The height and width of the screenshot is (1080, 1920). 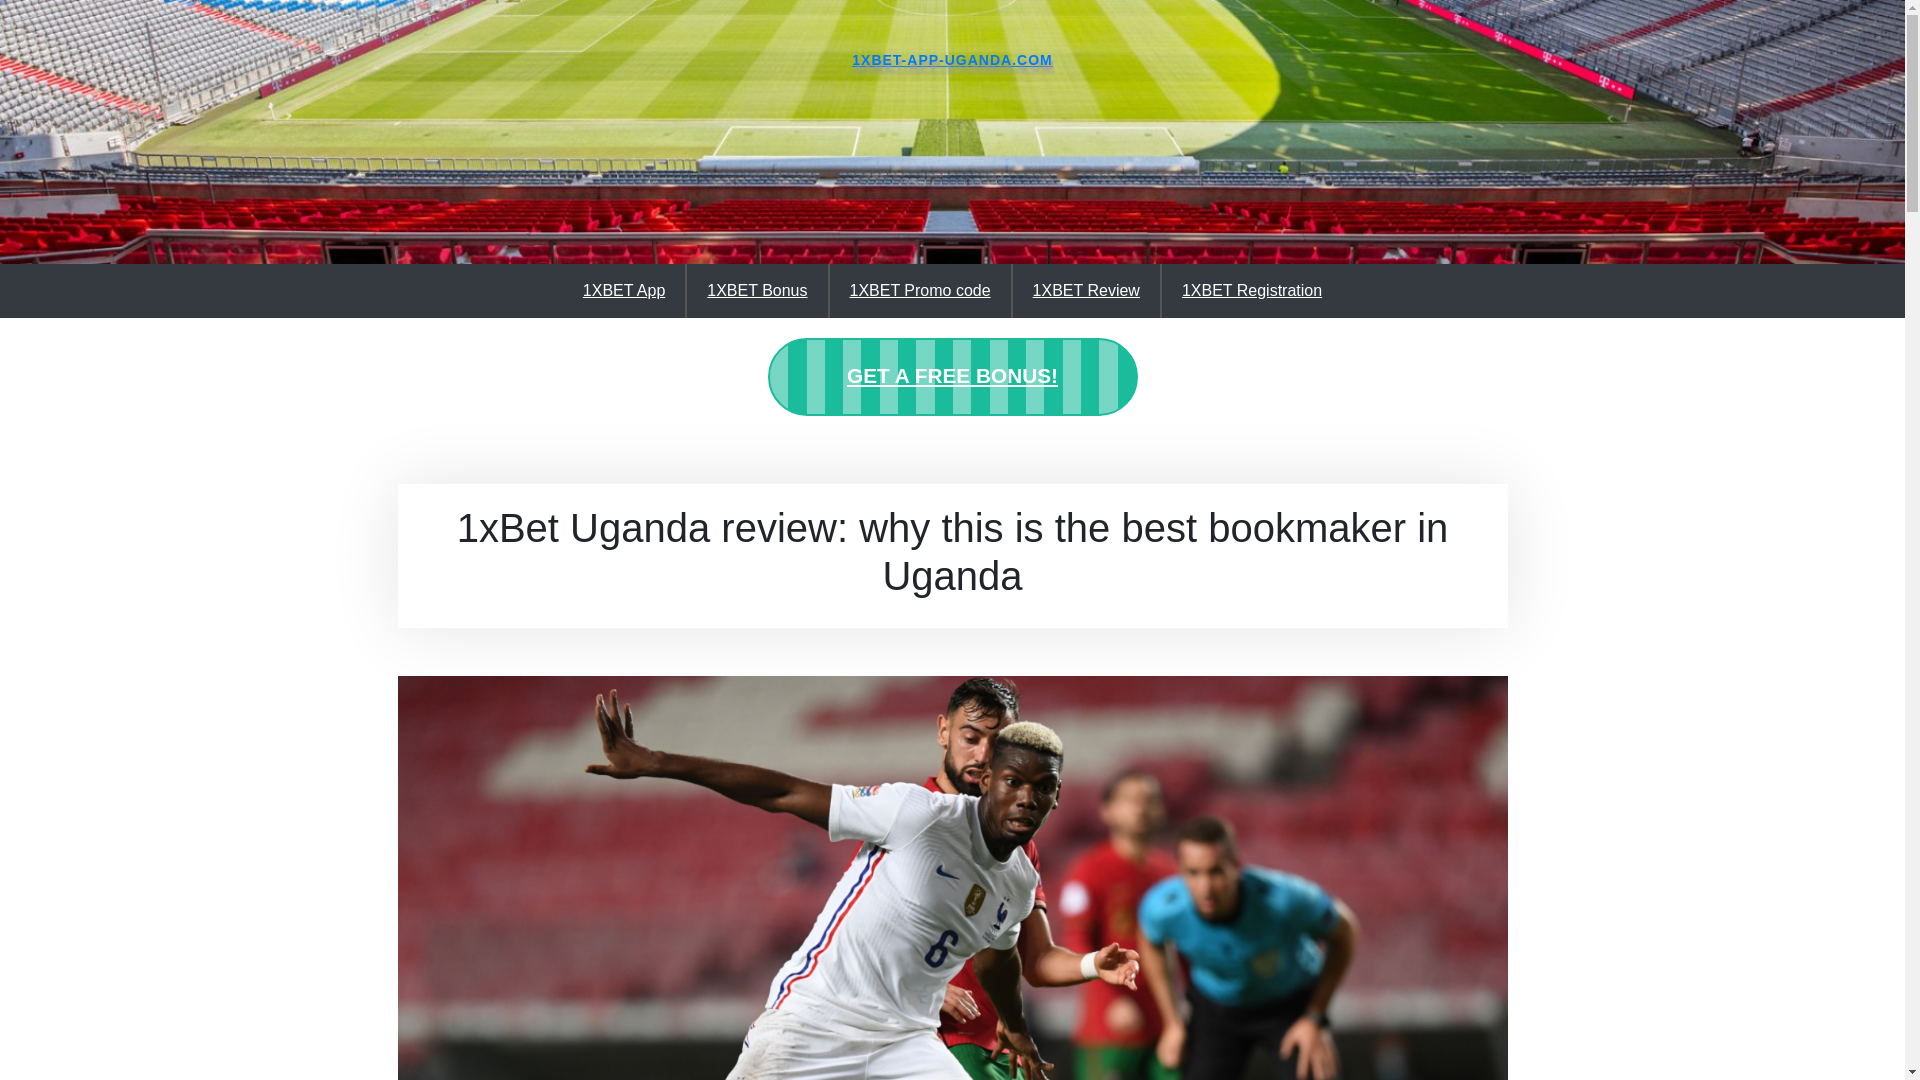 I want to click on '1XBET Promo code', so click(x=918, y=290).